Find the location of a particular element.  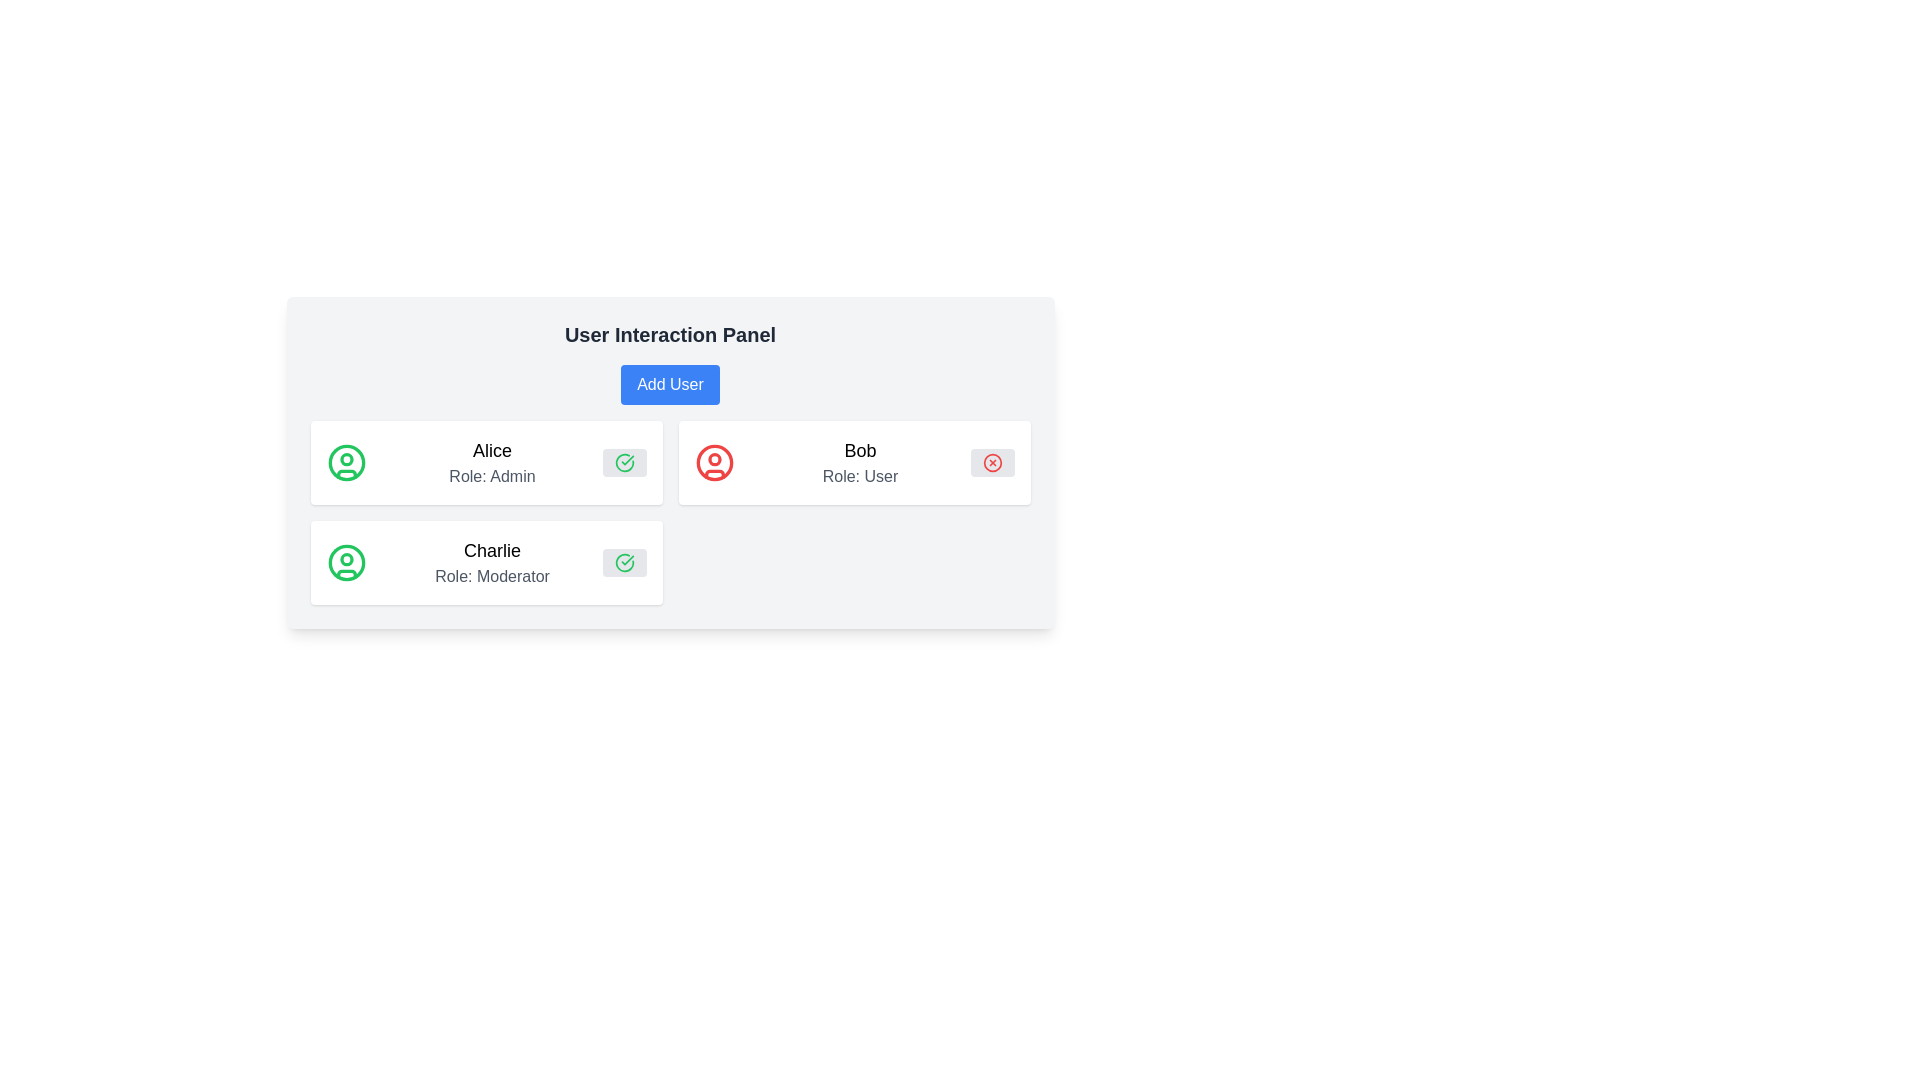

text label that displays 'User Interaction Panel', which is centrally aligned and positioned above the 'Add User' button is located at coordinates (670, 334).